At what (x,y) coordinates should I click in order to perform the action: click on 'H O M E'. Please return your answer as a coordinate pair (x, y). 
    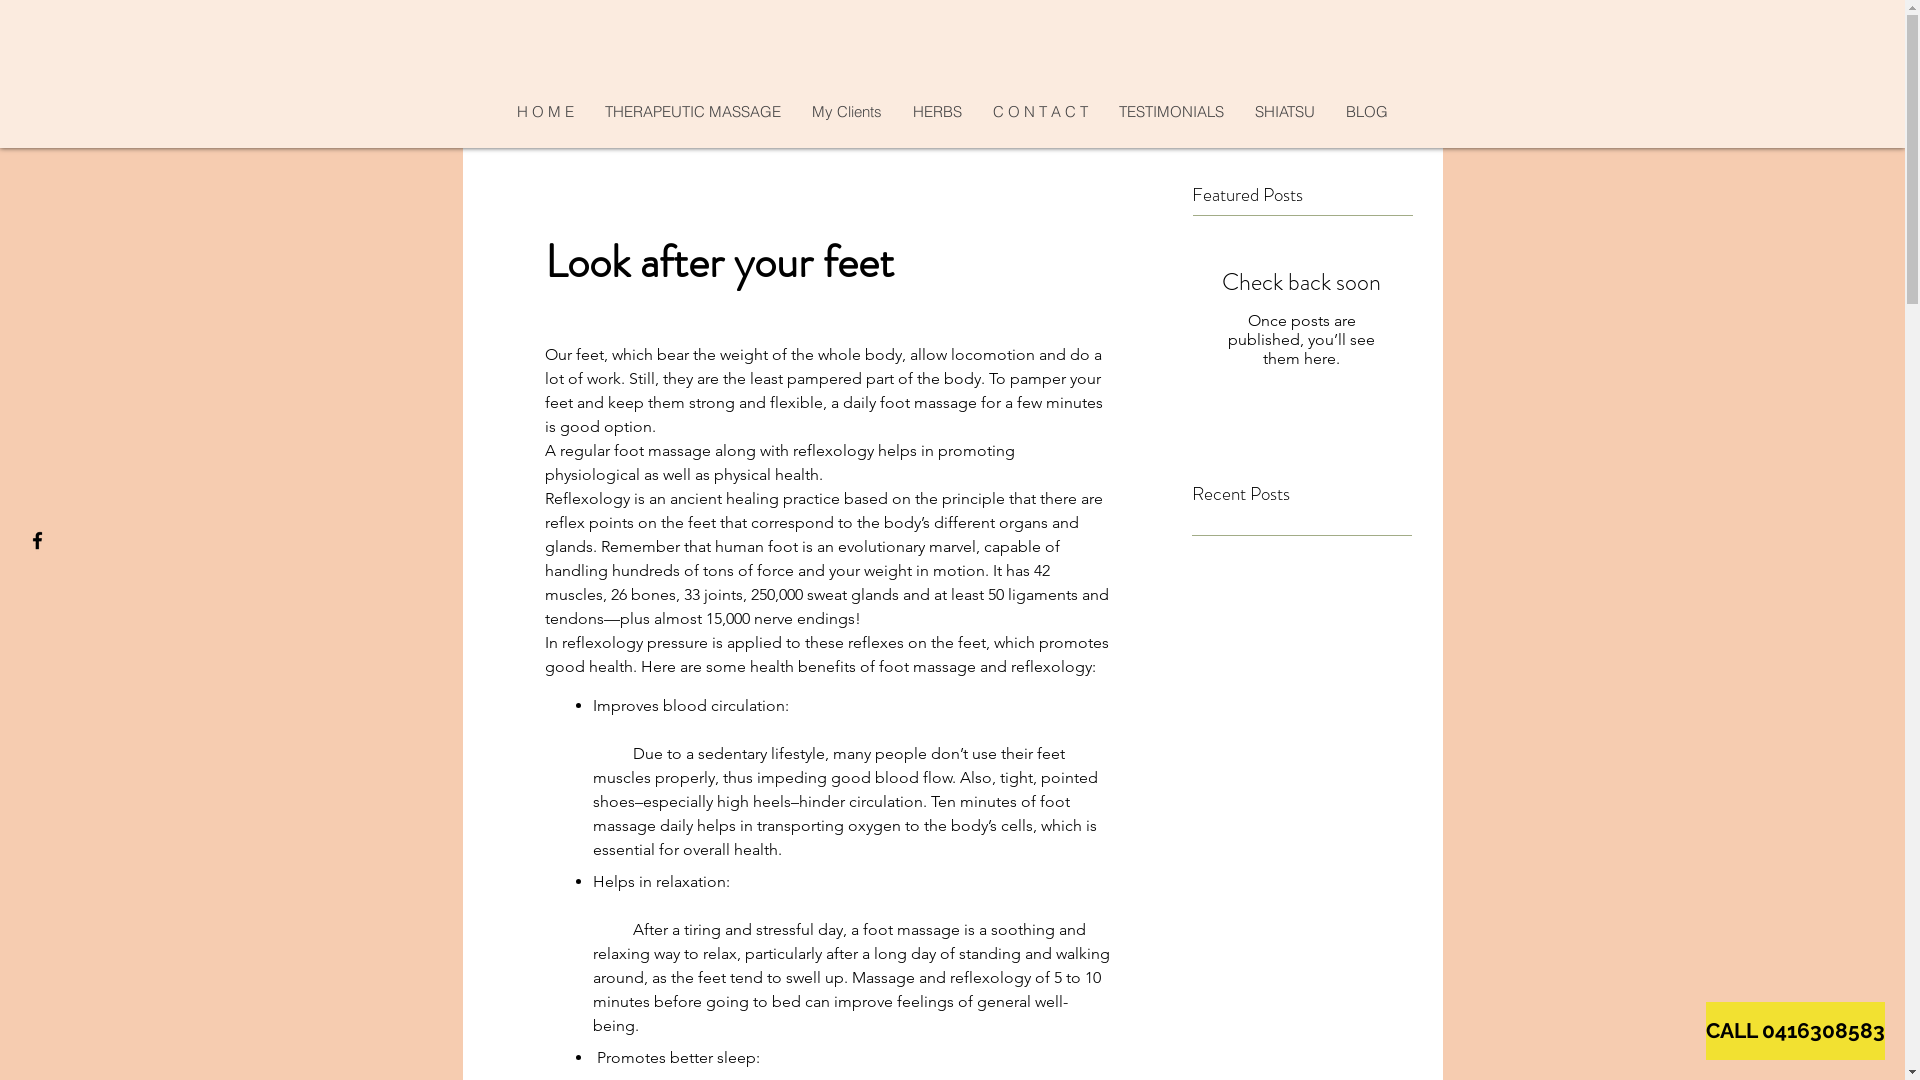
    Looking at the image, I should click on (545, 111).